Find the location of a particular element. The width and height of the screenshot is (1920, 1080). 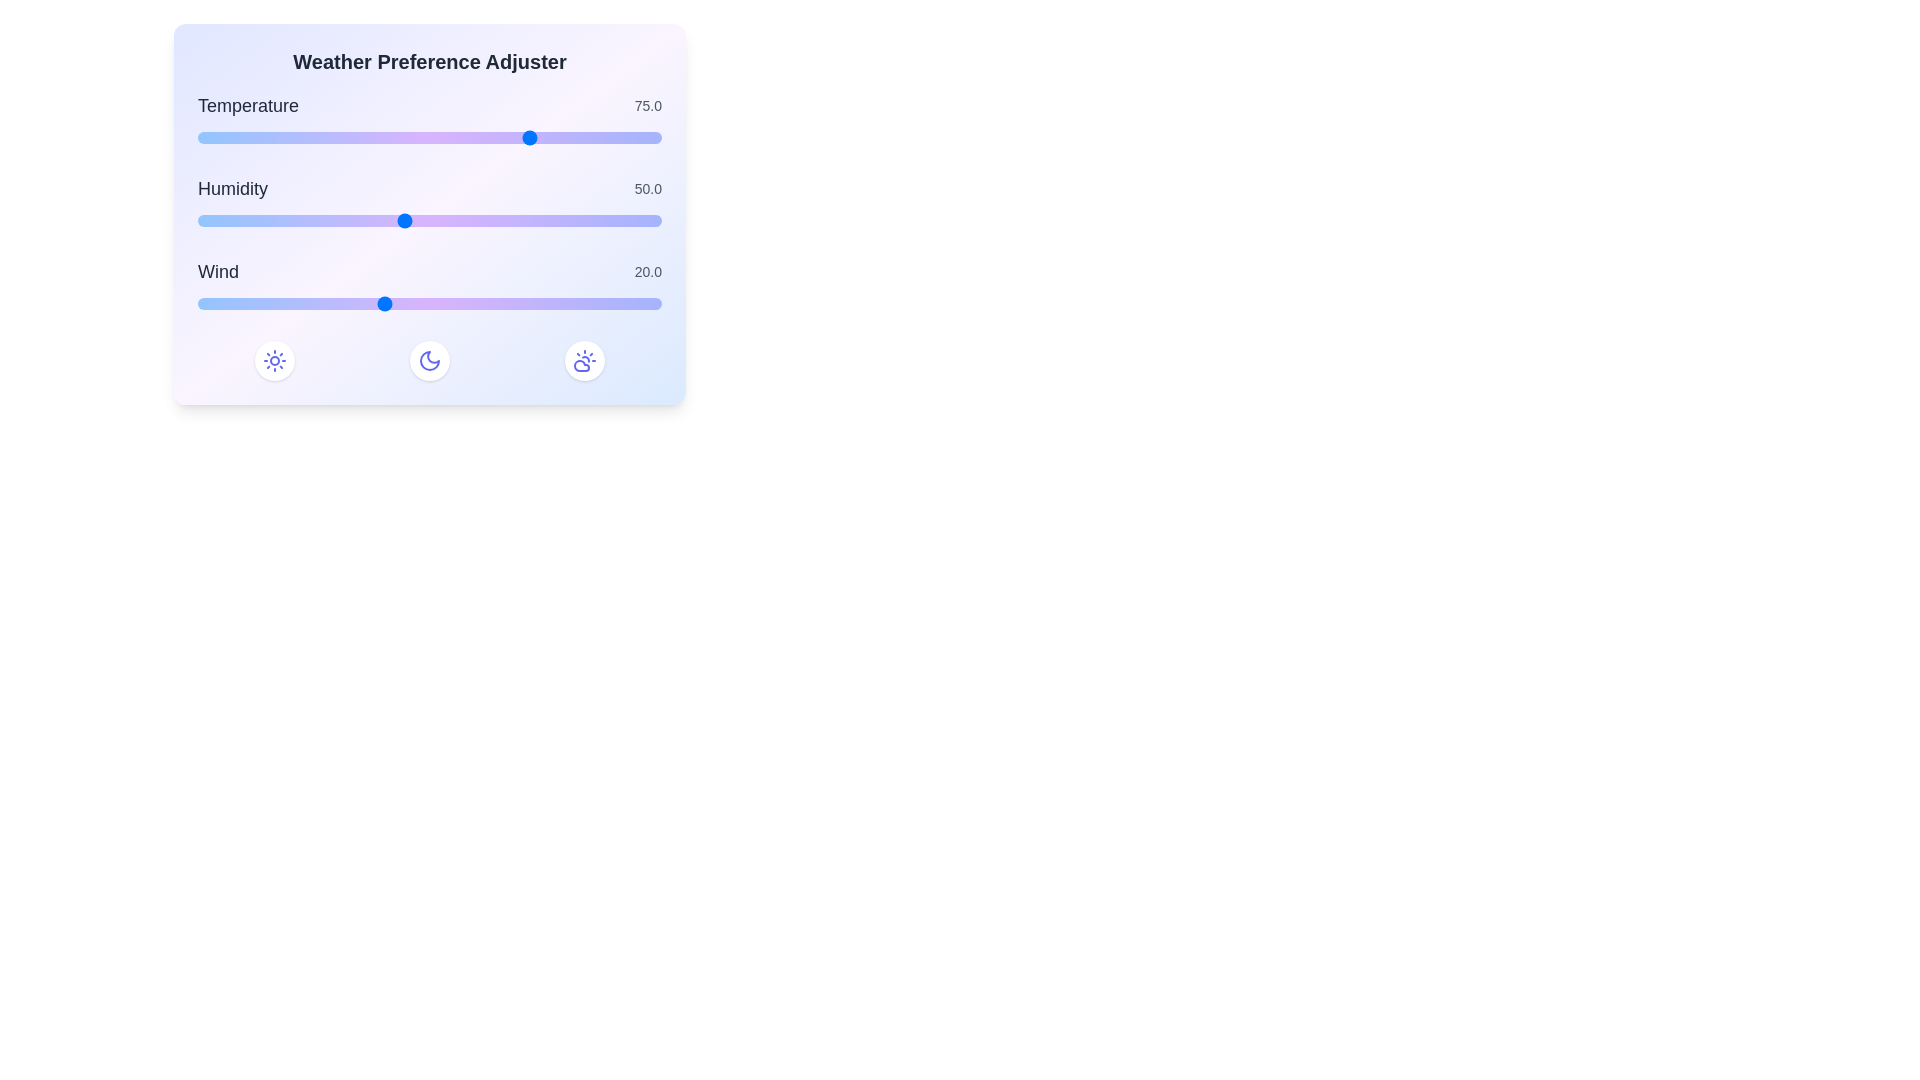

the weather condition icon button, which symbolizes the sun with clouds, located at the bottom-left corner of the 'Weather Preference Adjuster' card is located at coordinates (583, 361).